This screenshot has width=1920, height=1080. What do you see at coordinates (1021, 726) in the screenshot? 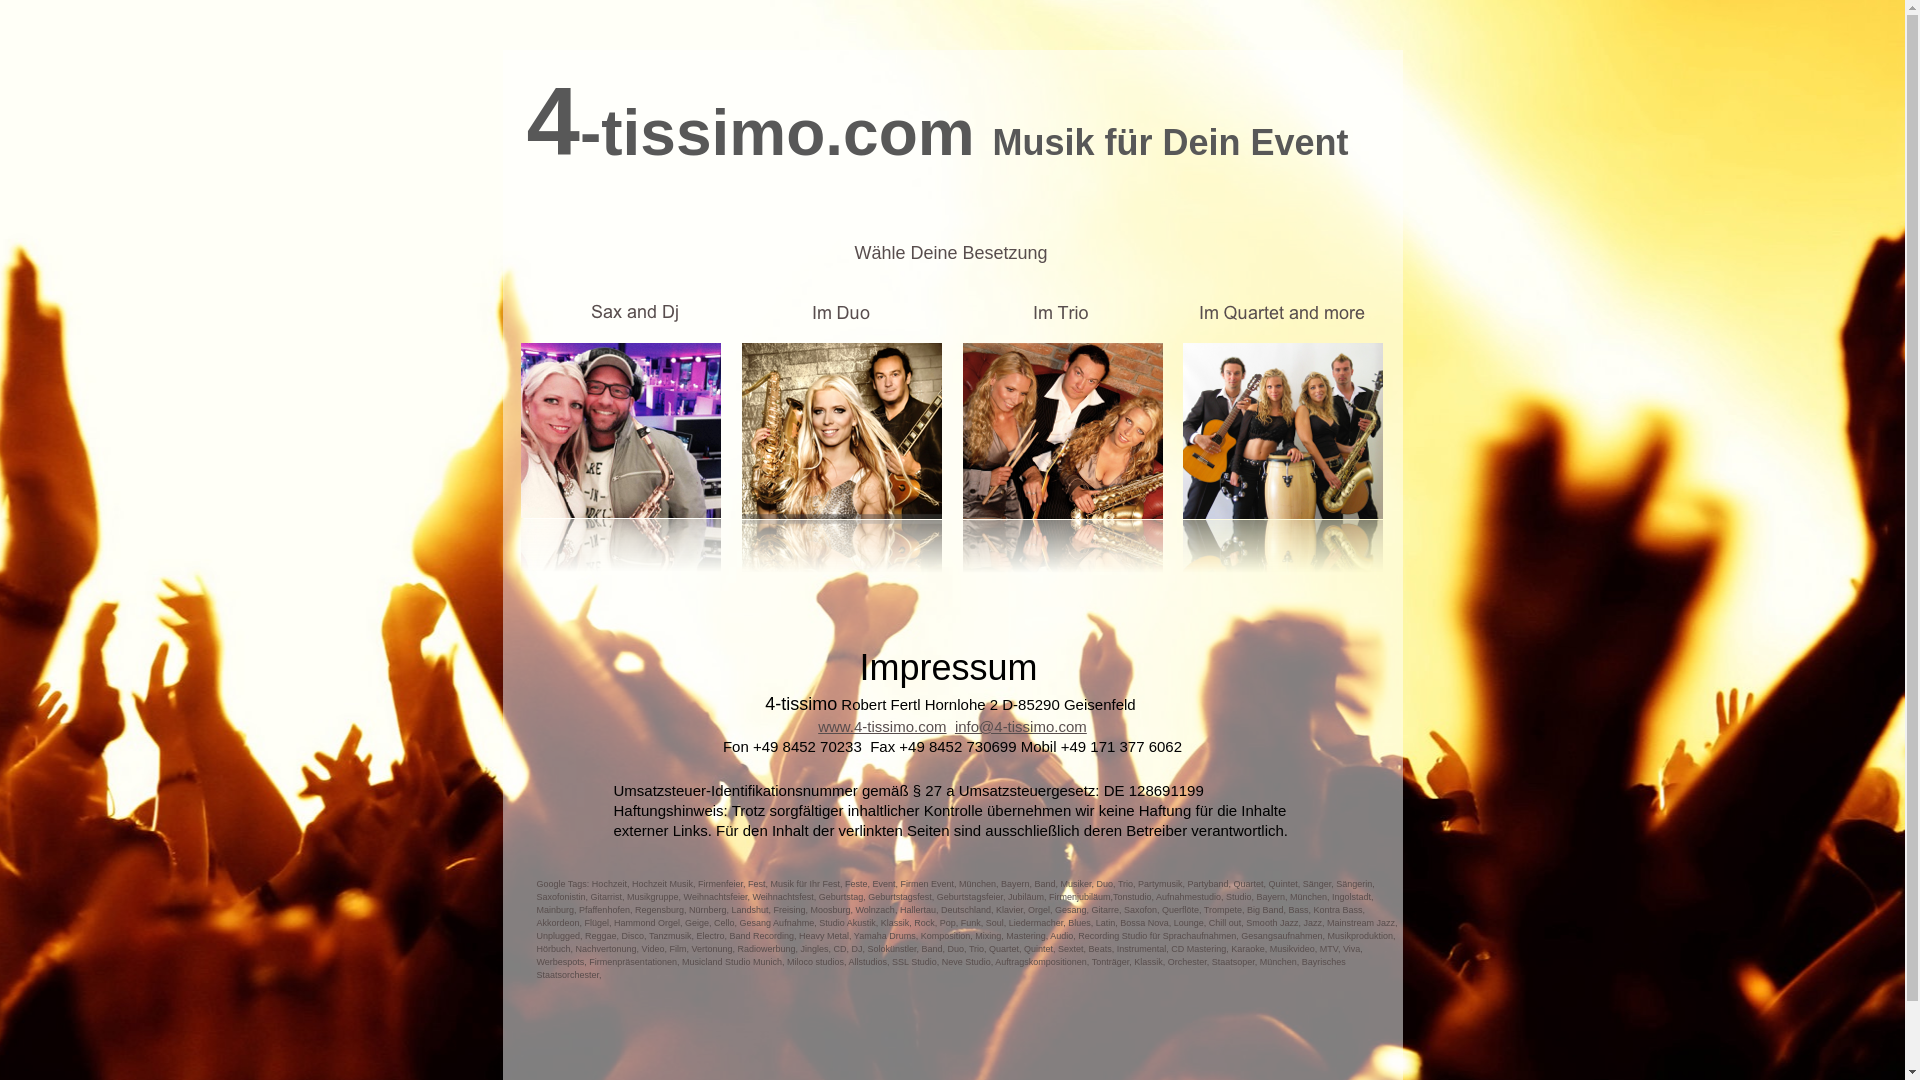
I see `'info@4-tissimo.com'` at bounding box center [1021, 726].